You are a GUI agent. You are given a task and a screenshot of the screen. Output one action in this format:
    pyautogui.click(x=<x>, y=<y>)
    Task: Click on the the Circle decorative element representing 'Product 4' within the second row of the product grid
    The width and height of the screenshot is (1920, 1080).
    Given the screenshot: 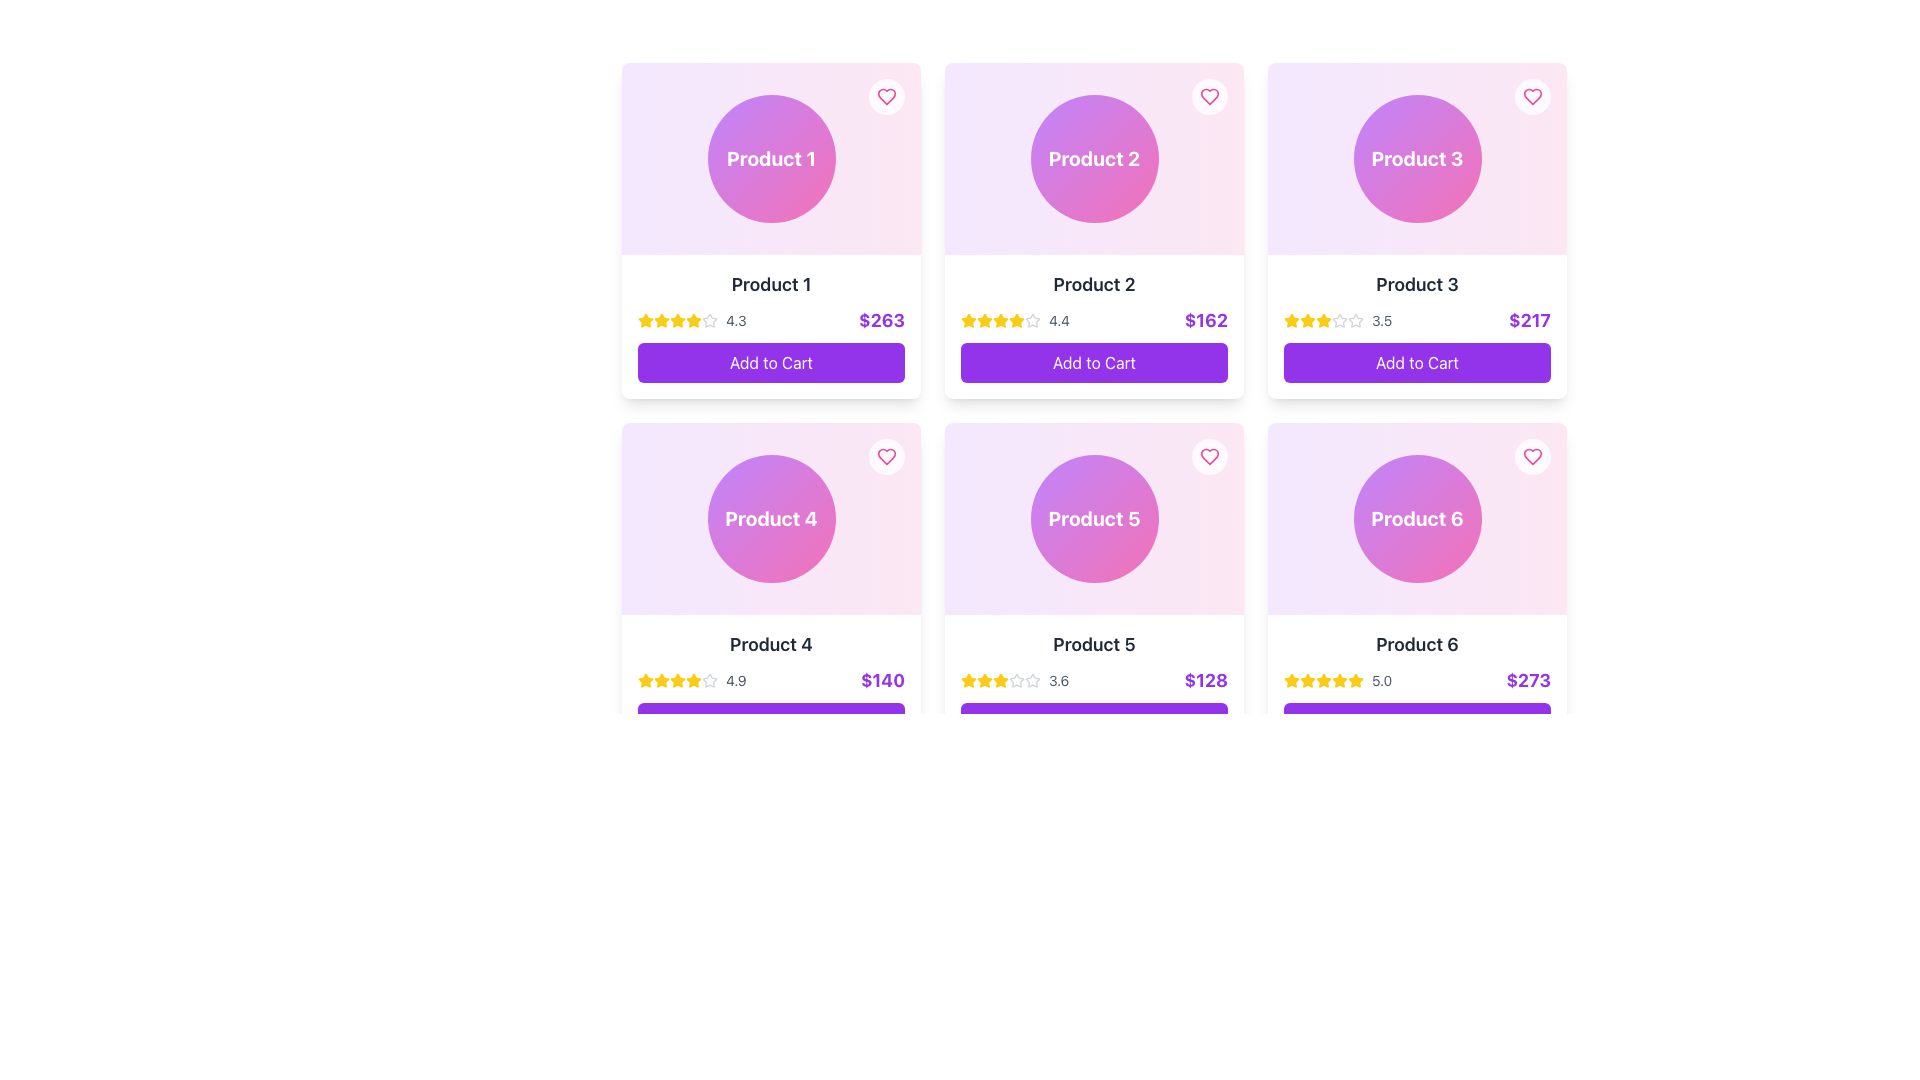 What is the action you would take?
    pyautogui.click(x=770, y=518)
    